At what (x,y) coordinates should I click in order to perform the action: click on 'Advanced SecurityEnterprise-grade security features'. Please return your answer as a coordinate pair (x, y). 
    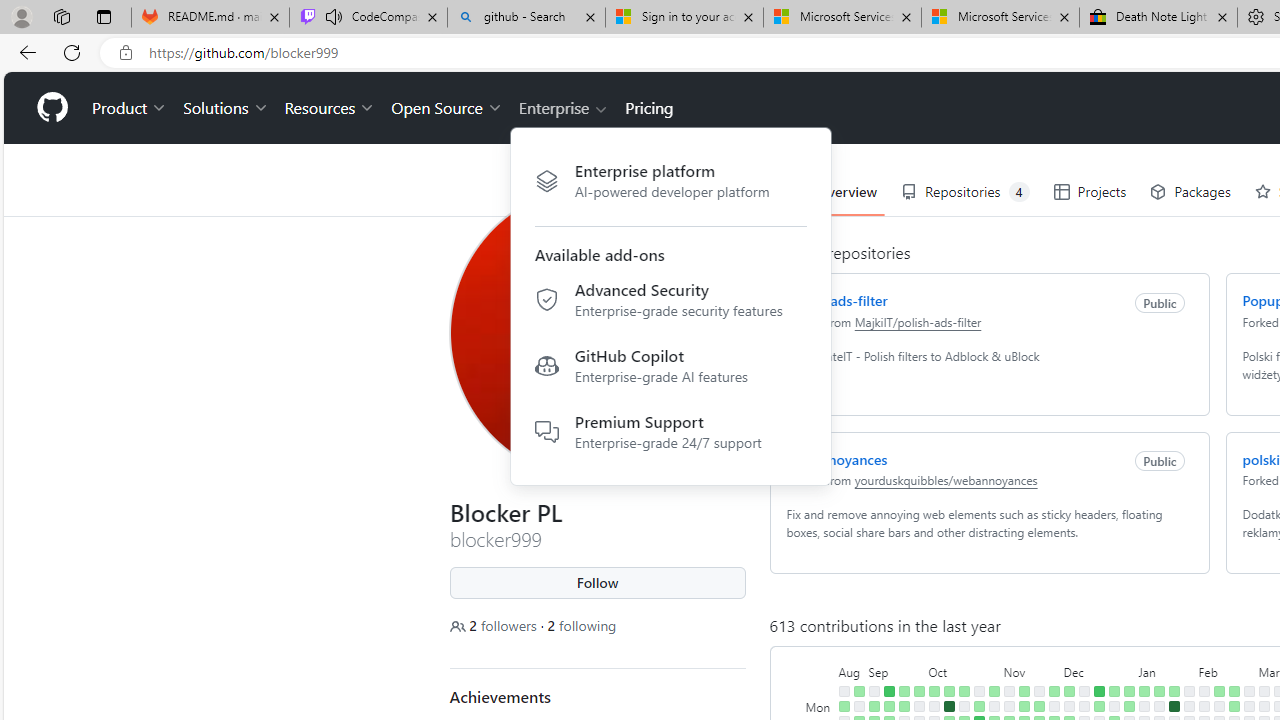
    Looking at the image, I should click on (670, 303).